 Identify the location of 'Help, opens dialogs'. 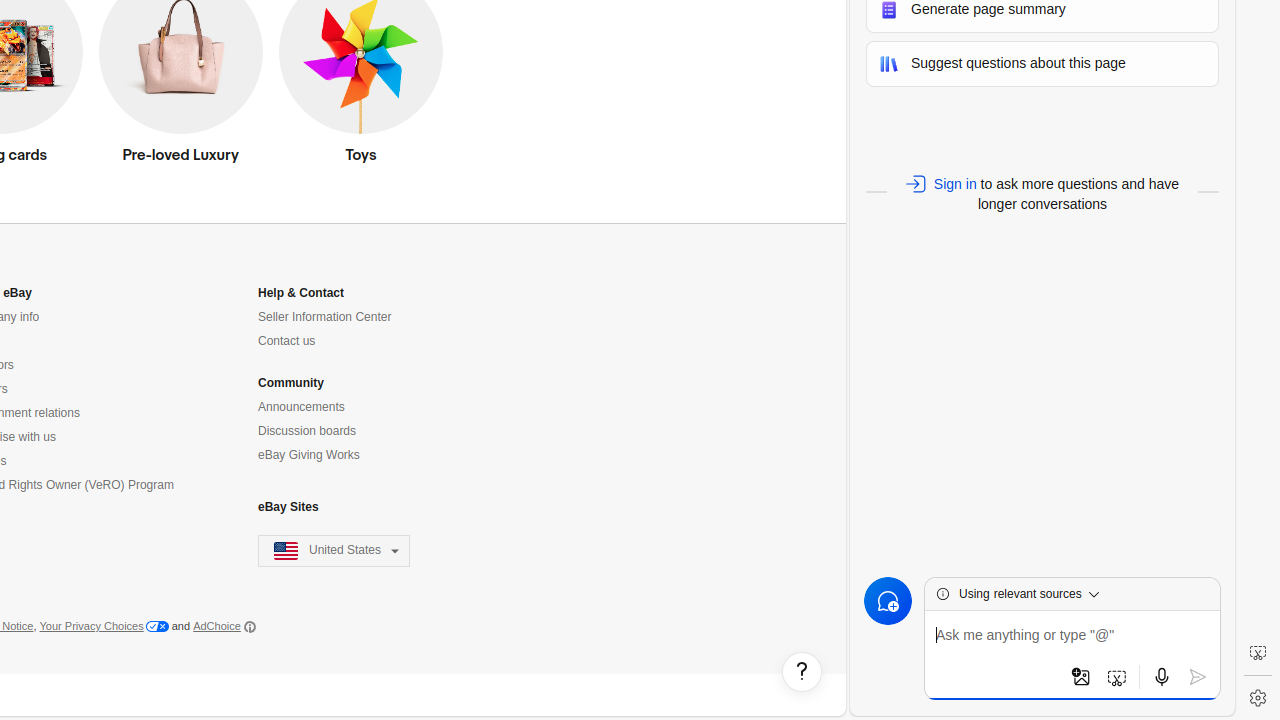
(802, 671).